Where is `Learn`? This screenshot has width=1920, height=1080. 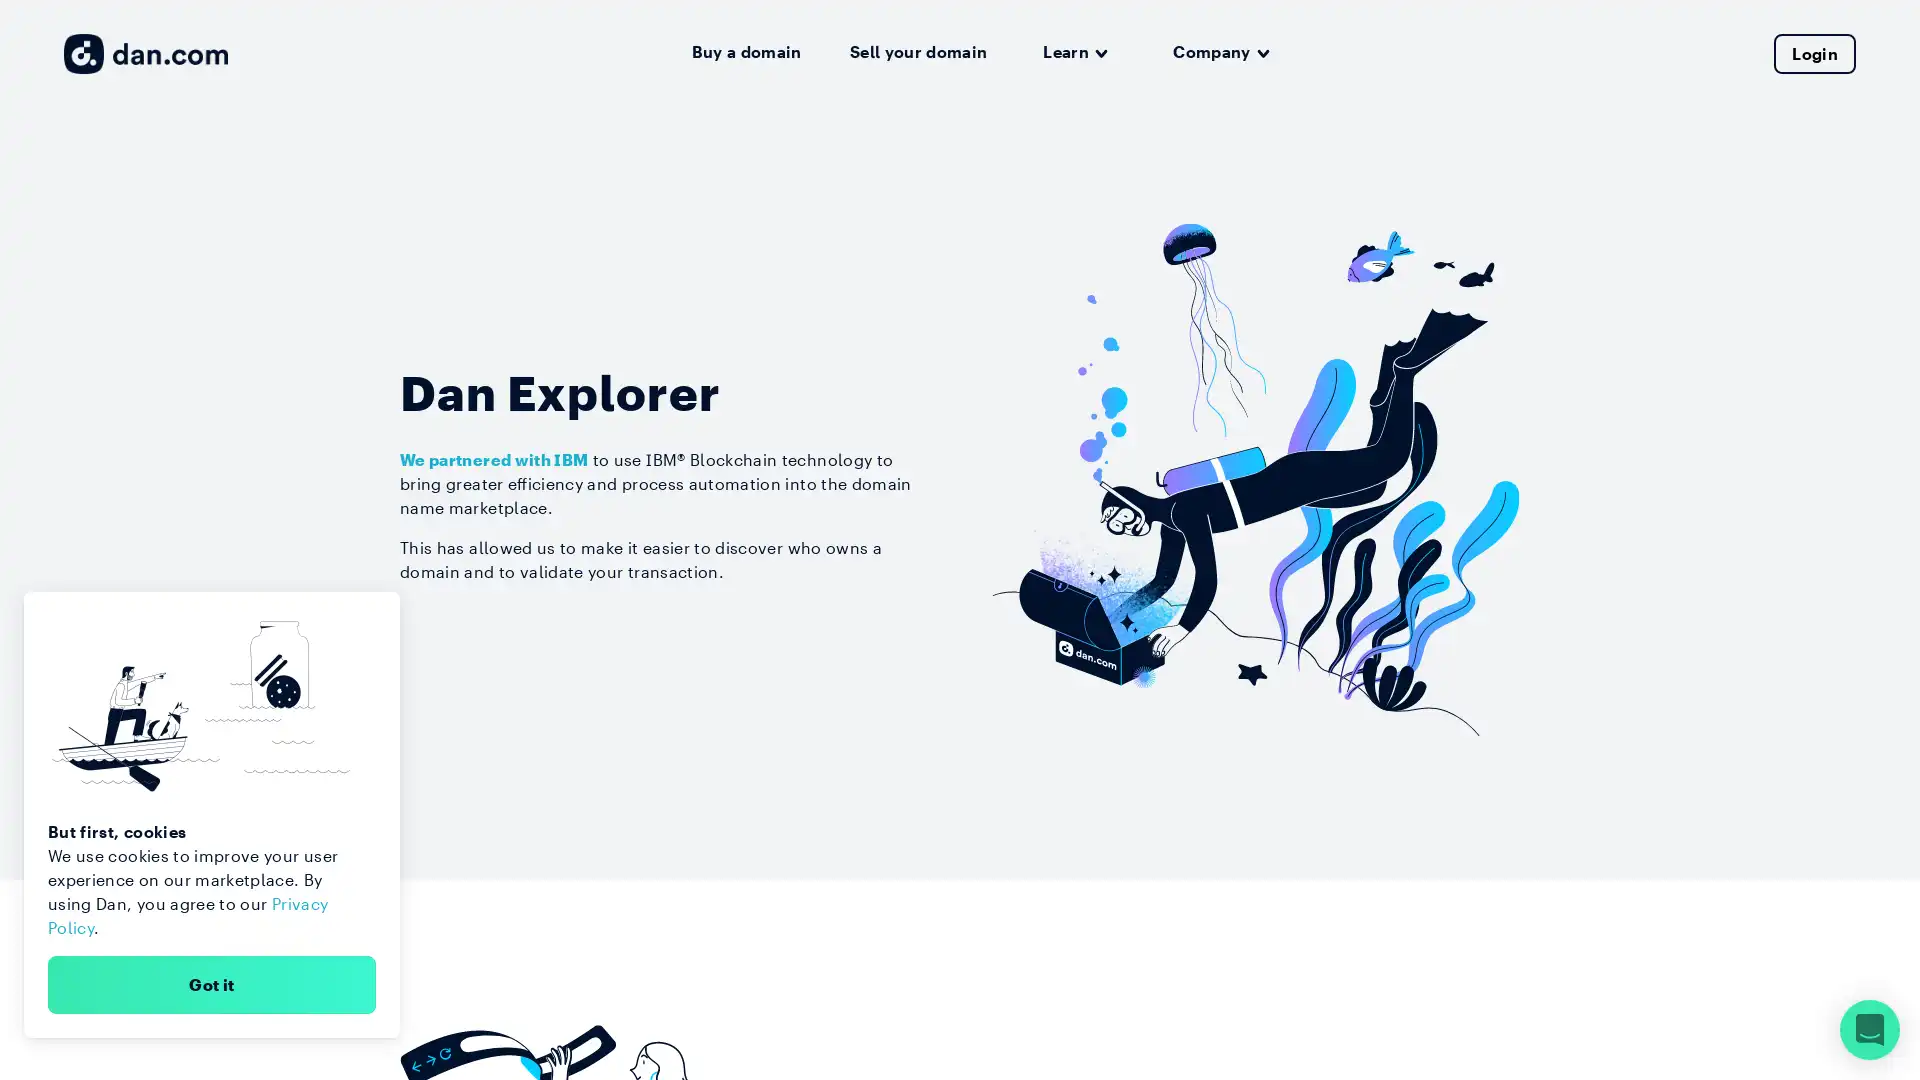
Learn is located at coordinates (1074, 52).